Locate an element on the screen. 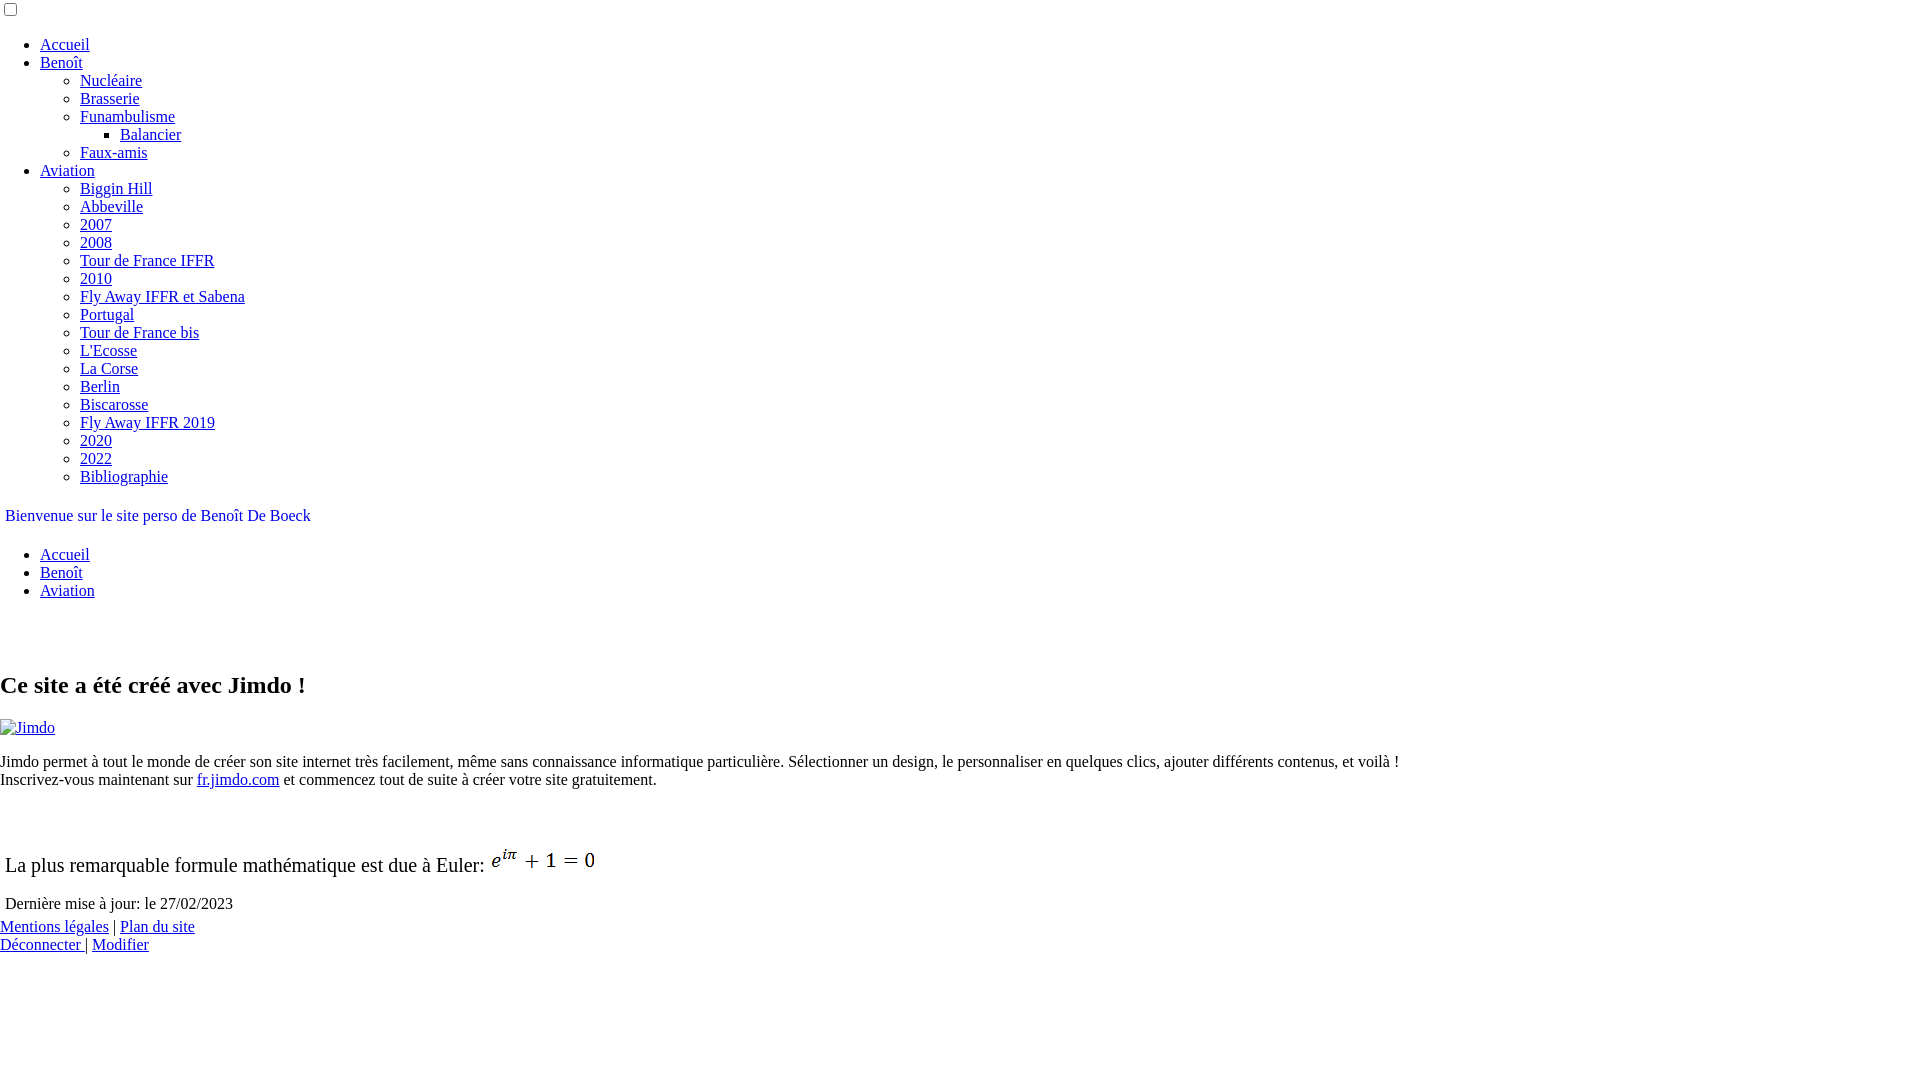 This screenshot has width=1920, height=1080. 'Funambulisme' is located at coordinates (126, 116).